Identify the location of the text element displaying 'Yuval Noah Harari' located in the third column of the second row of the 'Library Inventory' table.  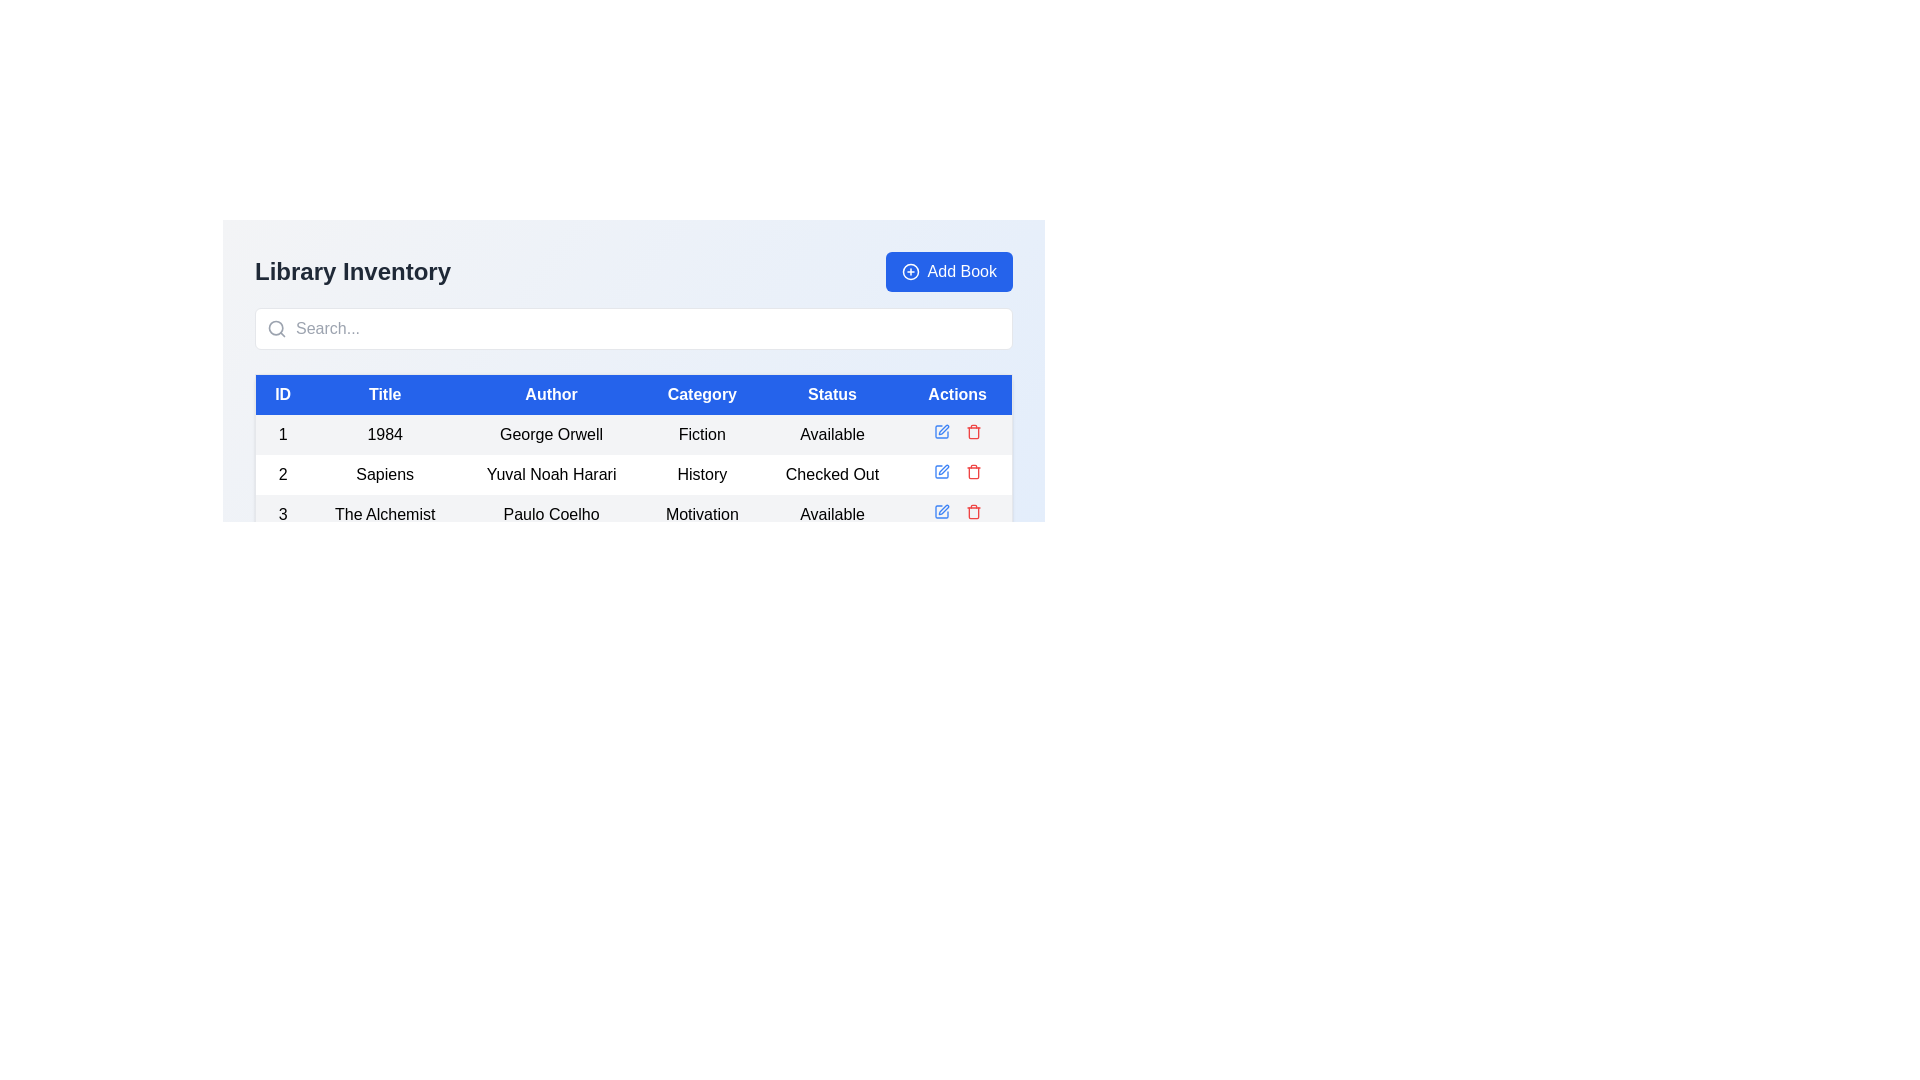
(551, 474).